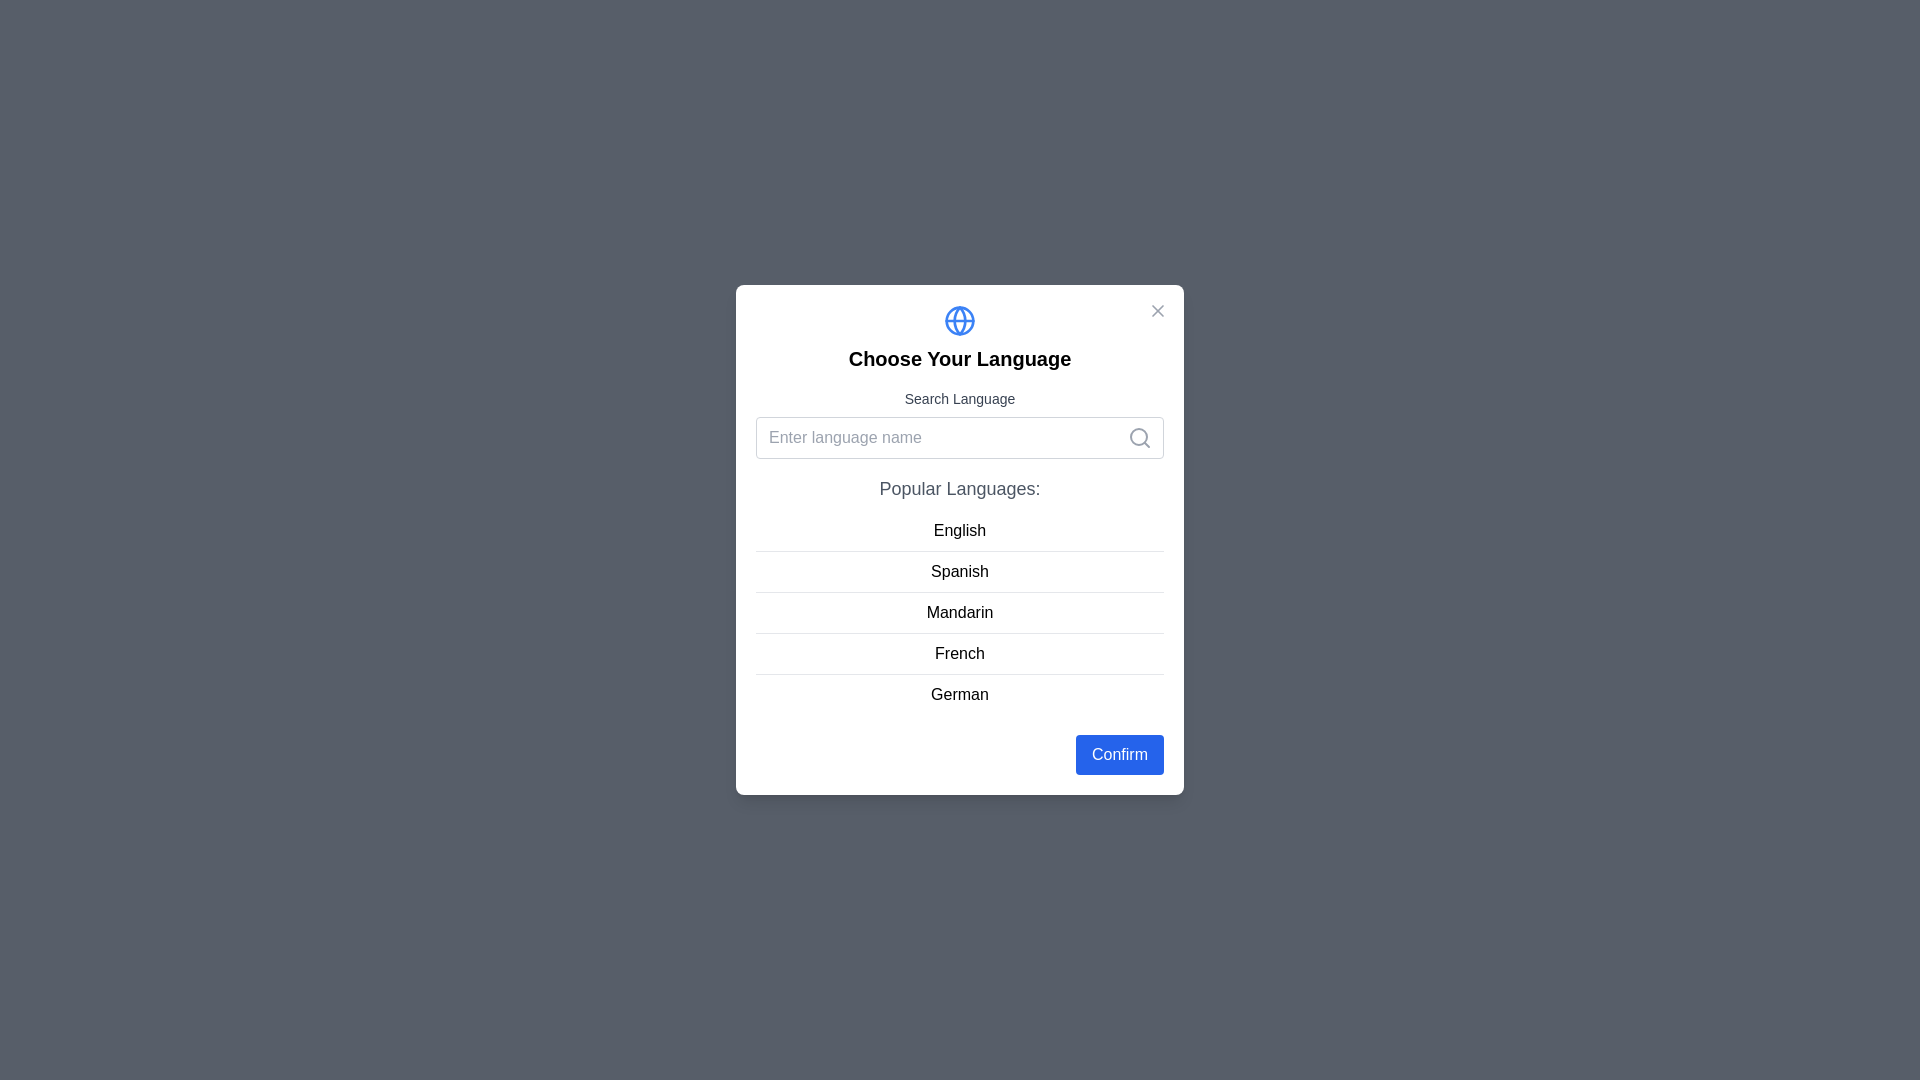  Describe the element at coordinates (49, 49) in the screenshot. I see `the background outside the dialog to close it` at that location.